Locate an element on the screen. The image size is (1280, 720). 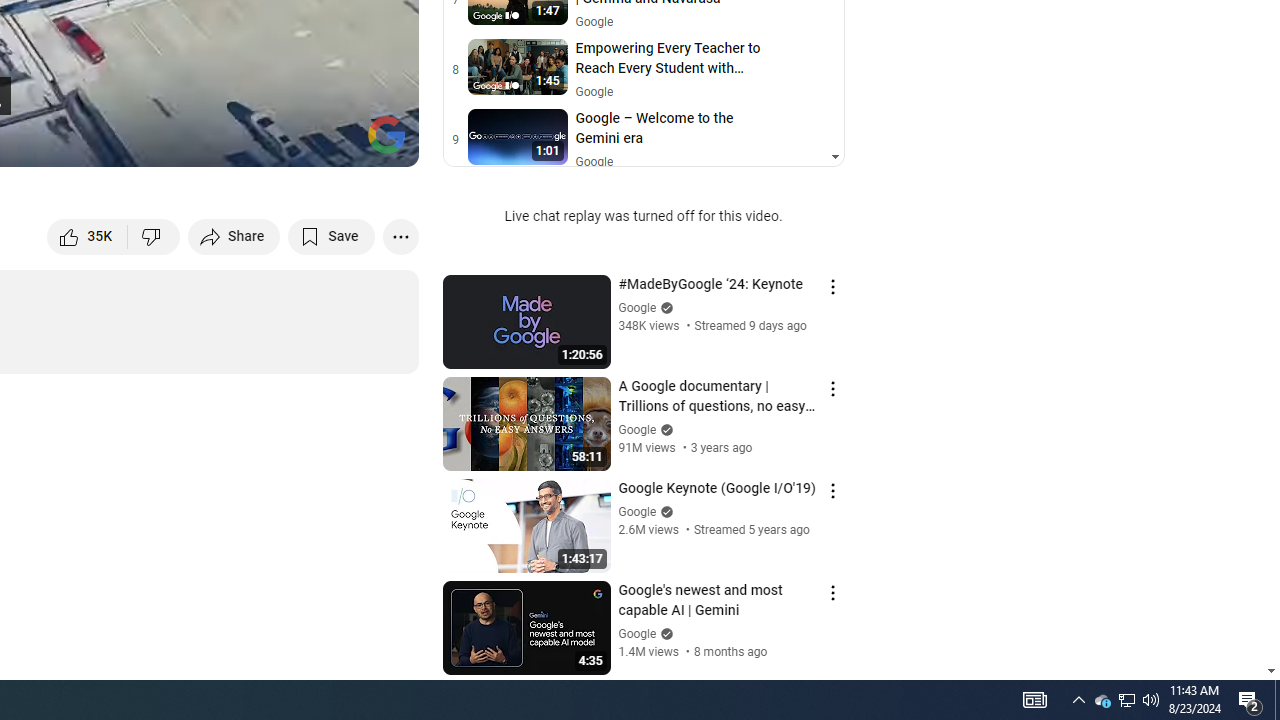
'like this video along with 35,367 other people' is located at coordinates (87, 235).